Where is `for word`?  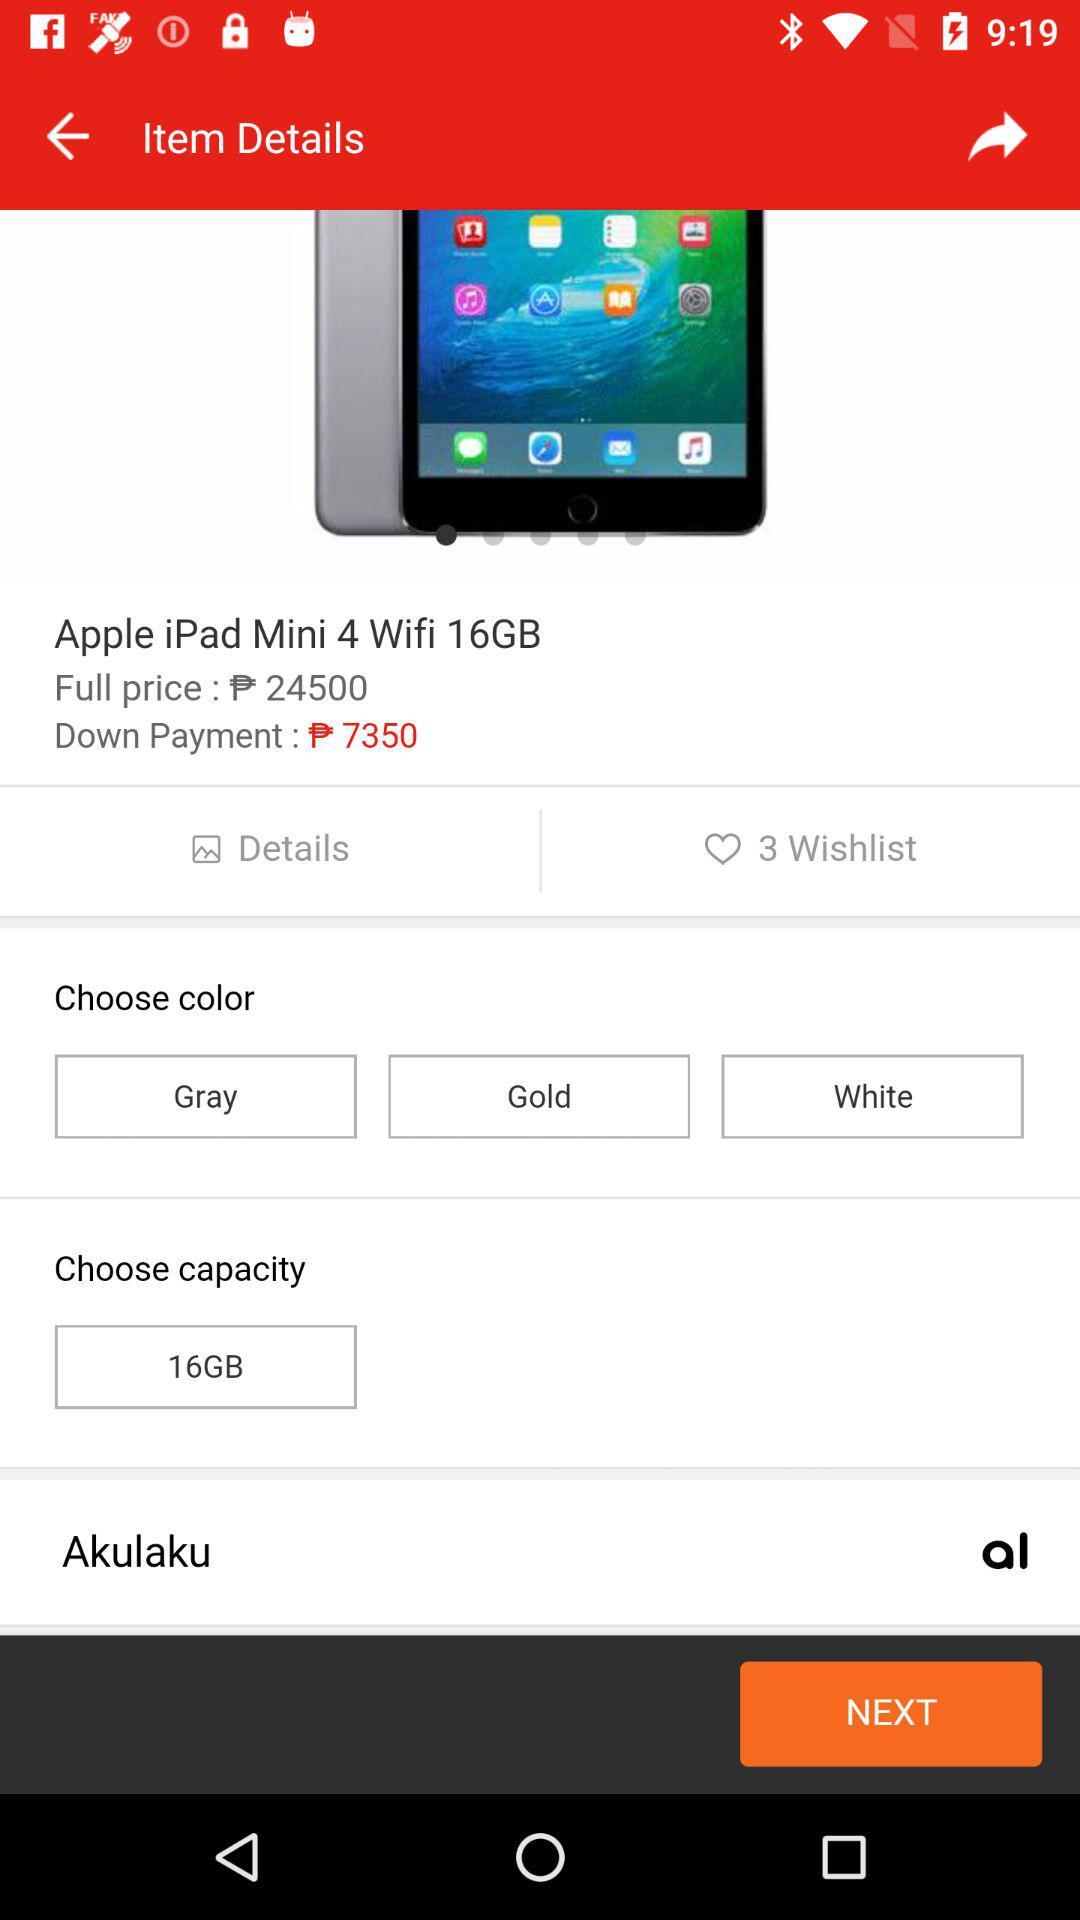
for word is located at coordinates (997, 135).